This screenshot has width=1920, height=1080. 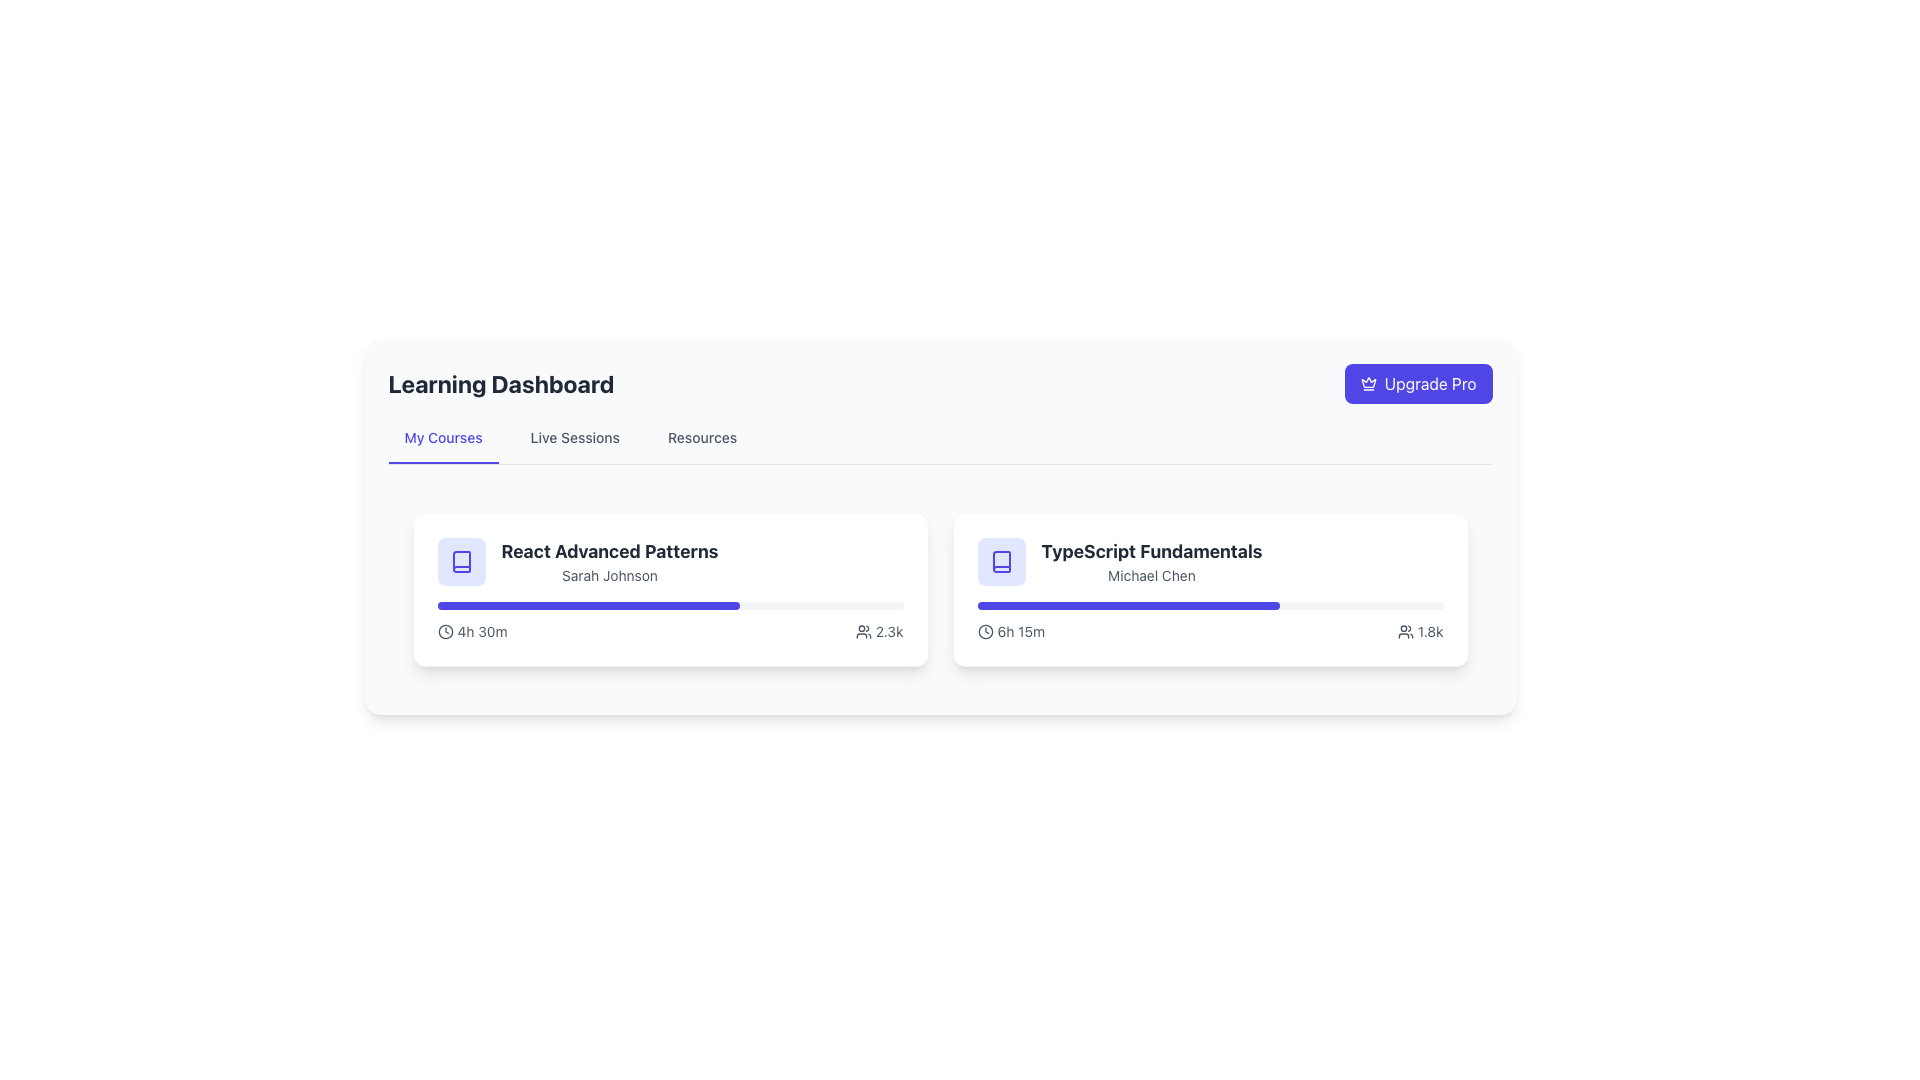 What do you see at coordinates (471, 632) in the screenshot?
I see `the Time indicator with icon located in the 'React Advanced Patterns' course card, positioned to the left side of the bottom section for potential interactions` at bounding box center [471, 632].